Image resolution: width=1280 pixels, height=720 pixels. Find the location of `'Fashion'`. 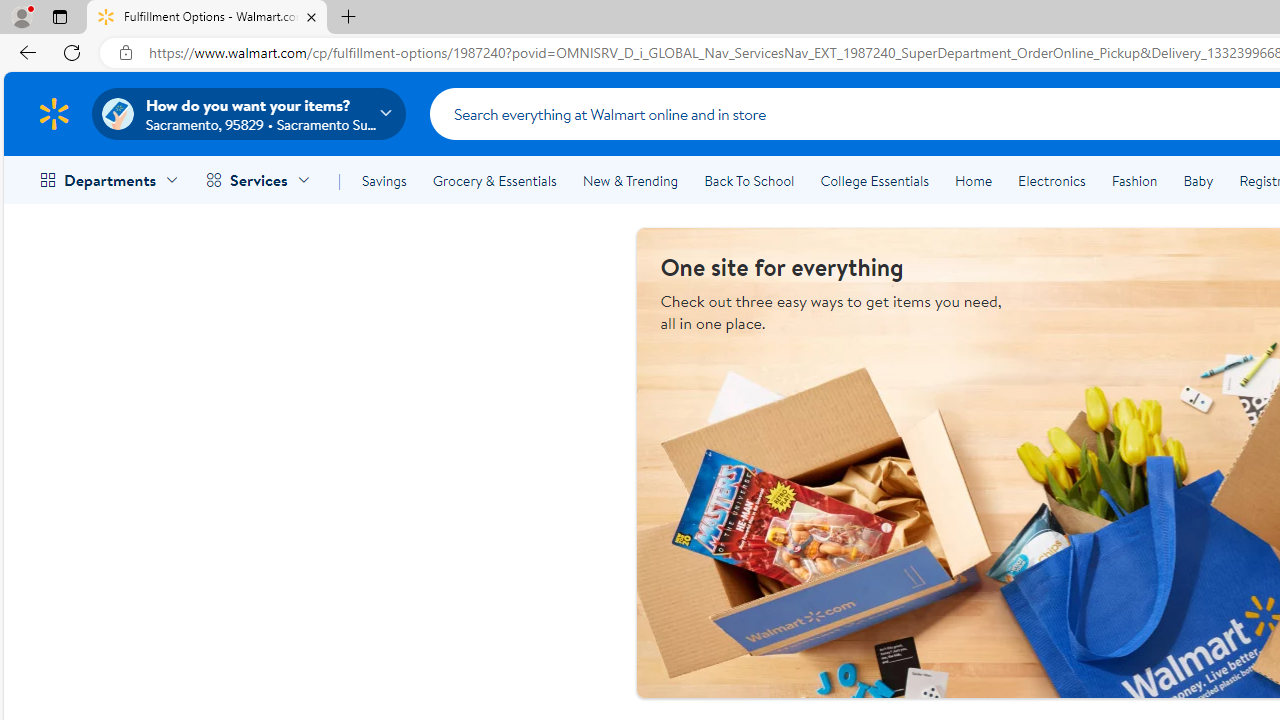

'Fashion' is located at coordinates (1134, 181).